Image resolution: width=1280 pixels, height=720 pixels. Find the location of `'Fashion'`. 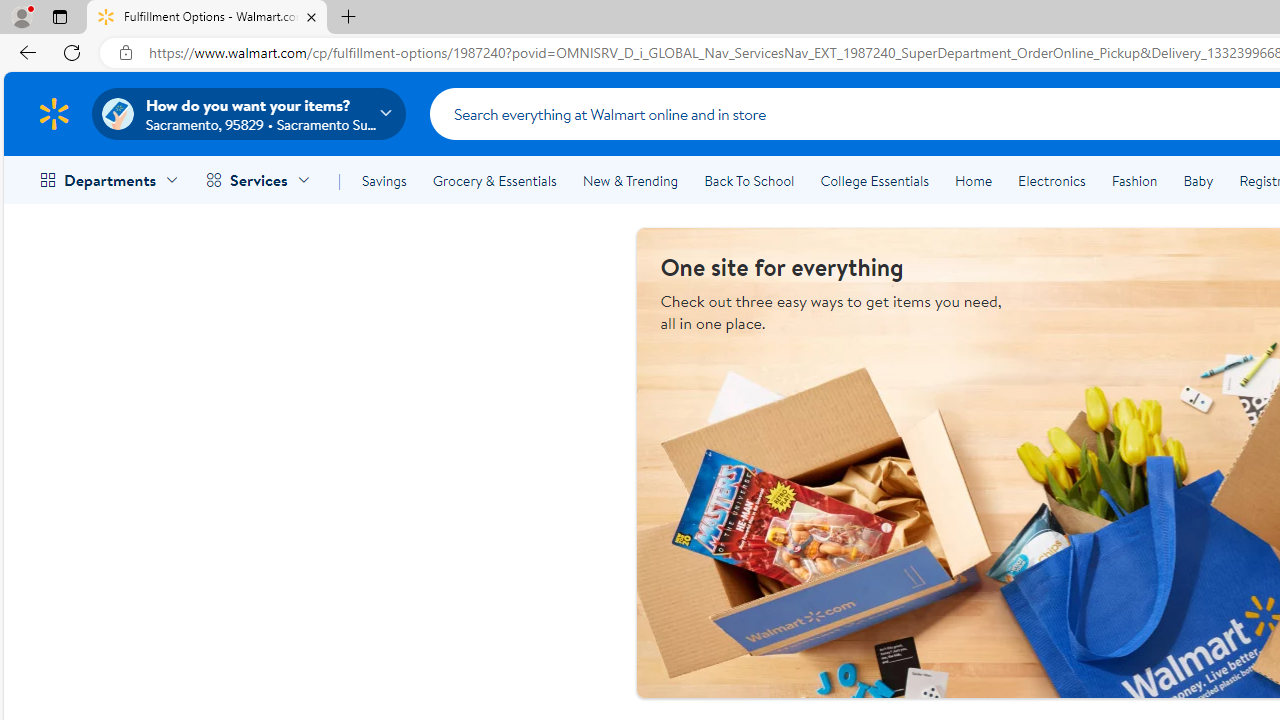

'Fashion' is located at coordinates (1134, 181).